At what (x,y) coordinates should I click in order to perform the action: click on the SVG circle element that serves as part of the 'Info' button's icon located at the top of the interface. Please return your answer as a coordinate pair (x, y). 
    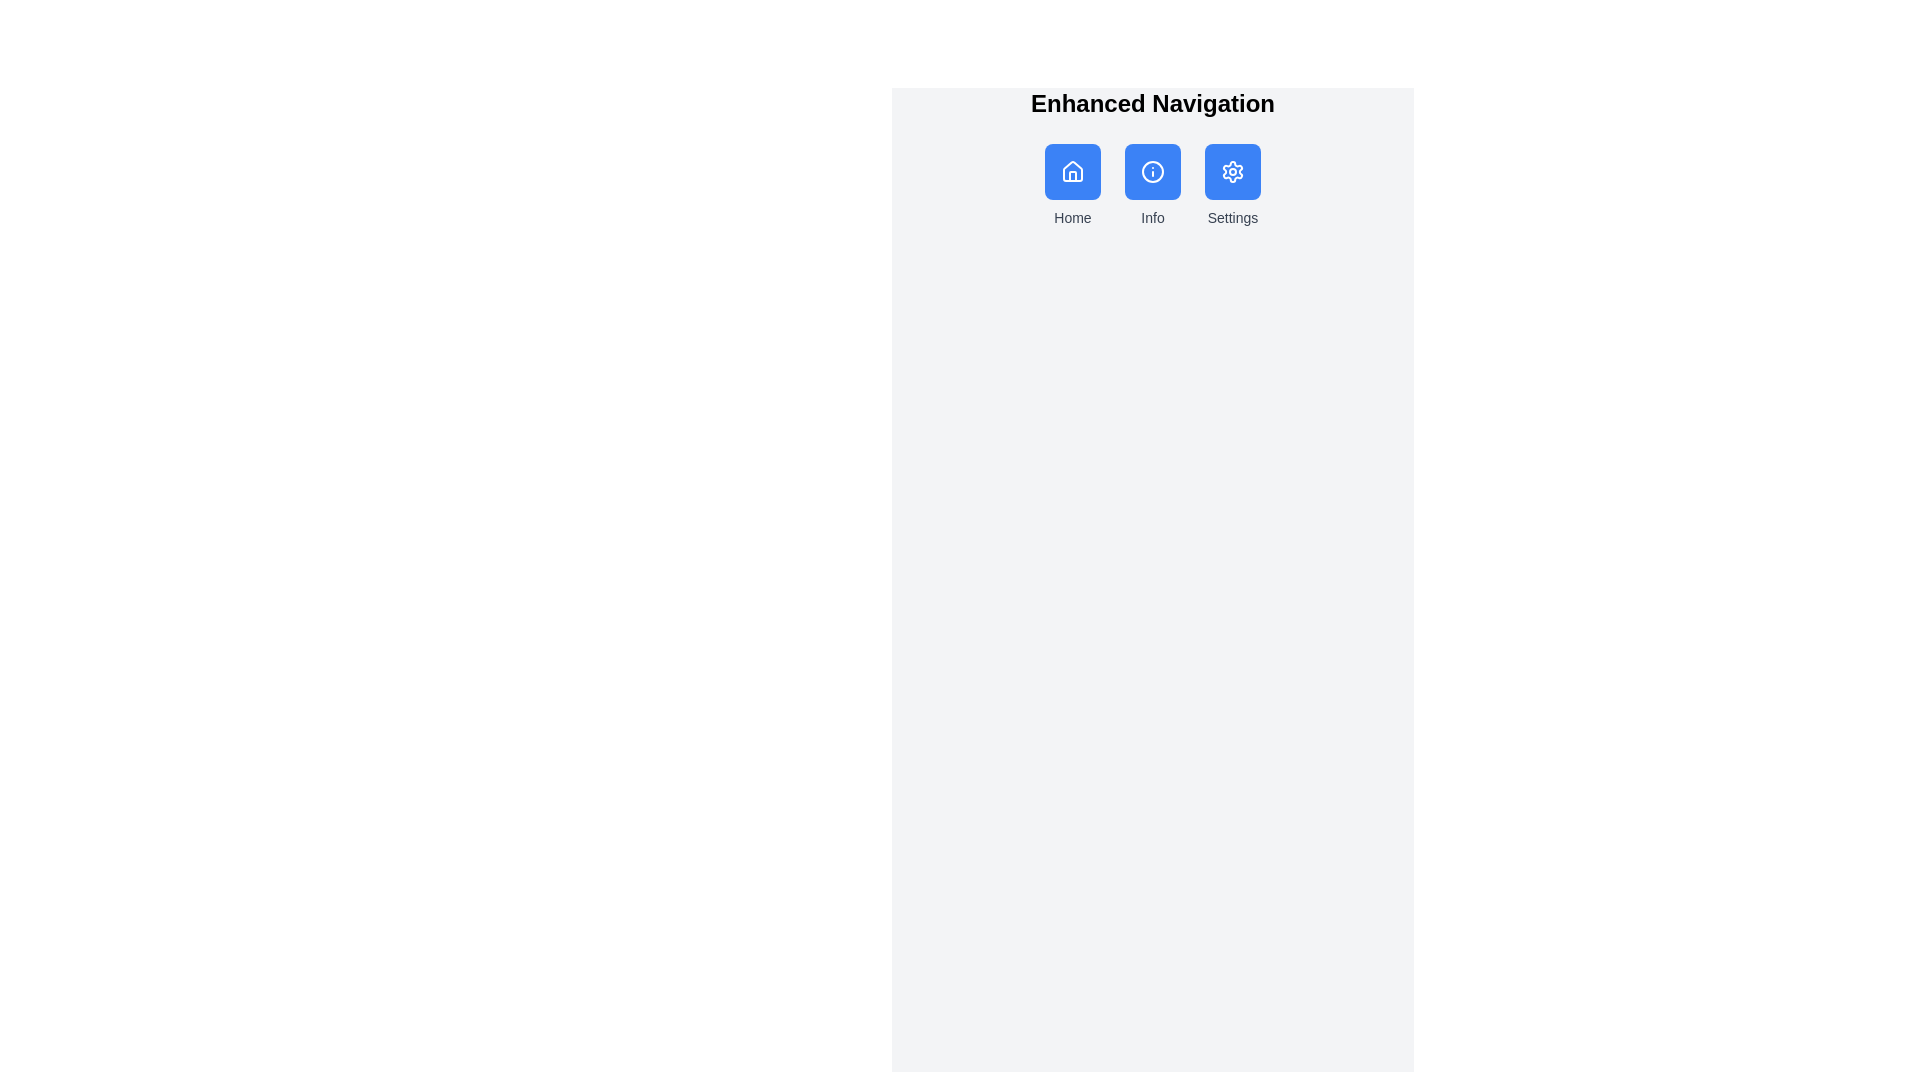
    Looking at the image, I should click on (1152, 171).